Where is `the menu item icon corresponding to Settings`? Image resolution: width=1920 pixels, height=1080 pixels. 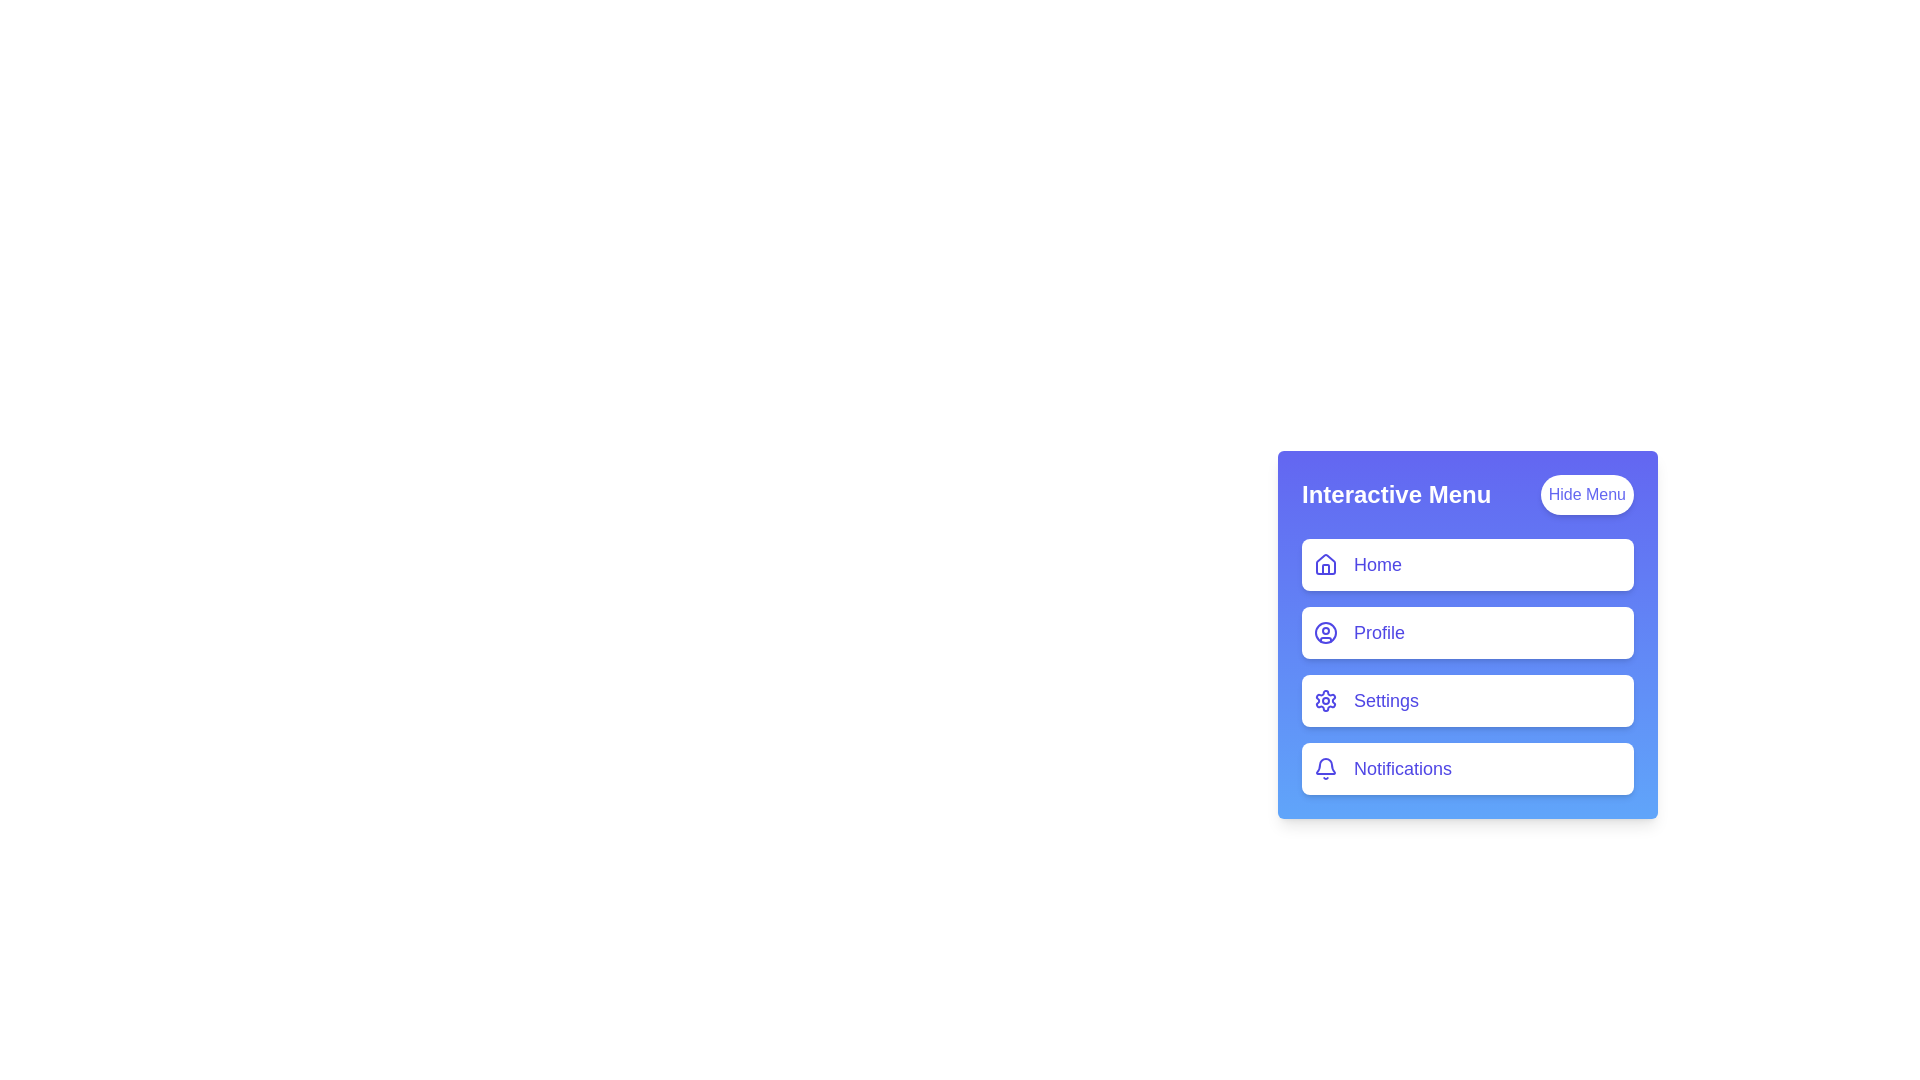
the menu item icon corresponding to Settings is located at coordinates (1325, 700).